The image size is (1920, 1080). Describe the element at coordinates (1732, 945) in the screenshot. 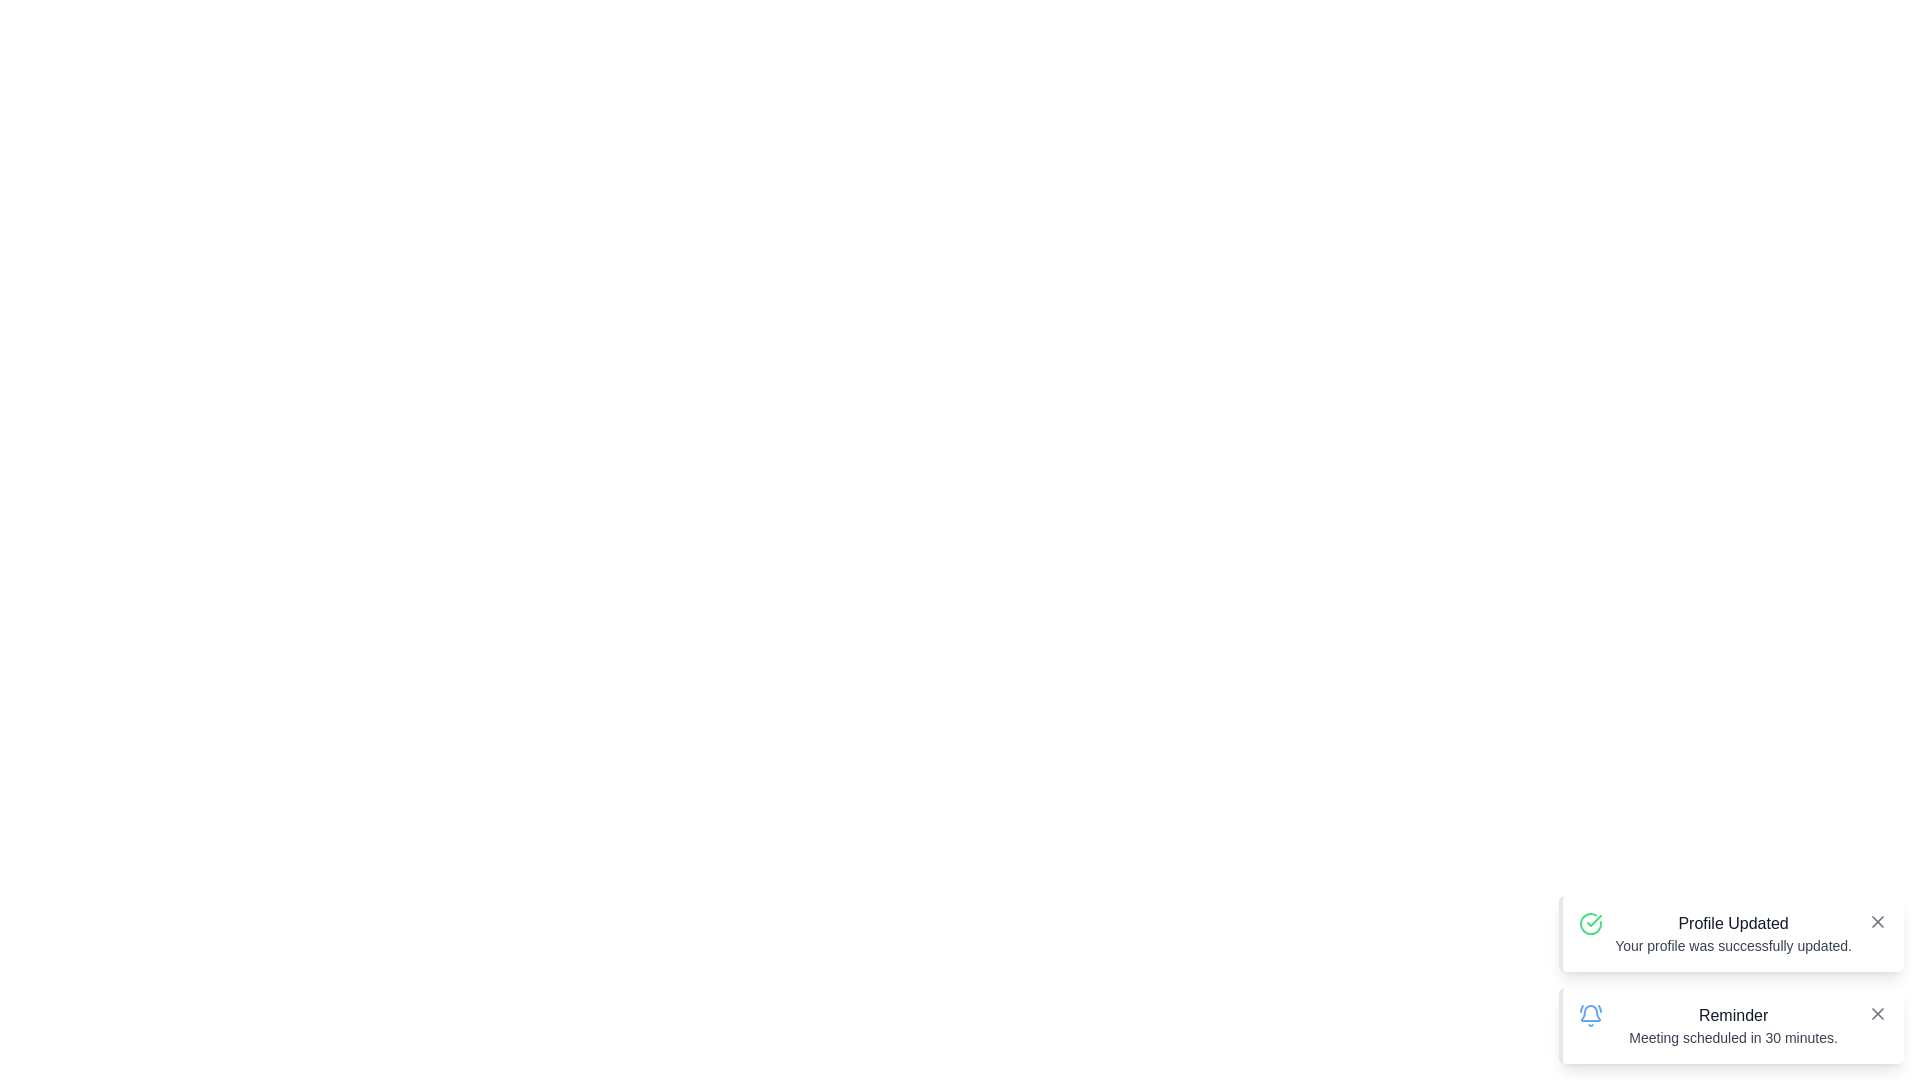

I see `message displayed in the Text Label that confirms the user's profile update was successful, located within the notification card for 'Profile Updated.'` at that location.